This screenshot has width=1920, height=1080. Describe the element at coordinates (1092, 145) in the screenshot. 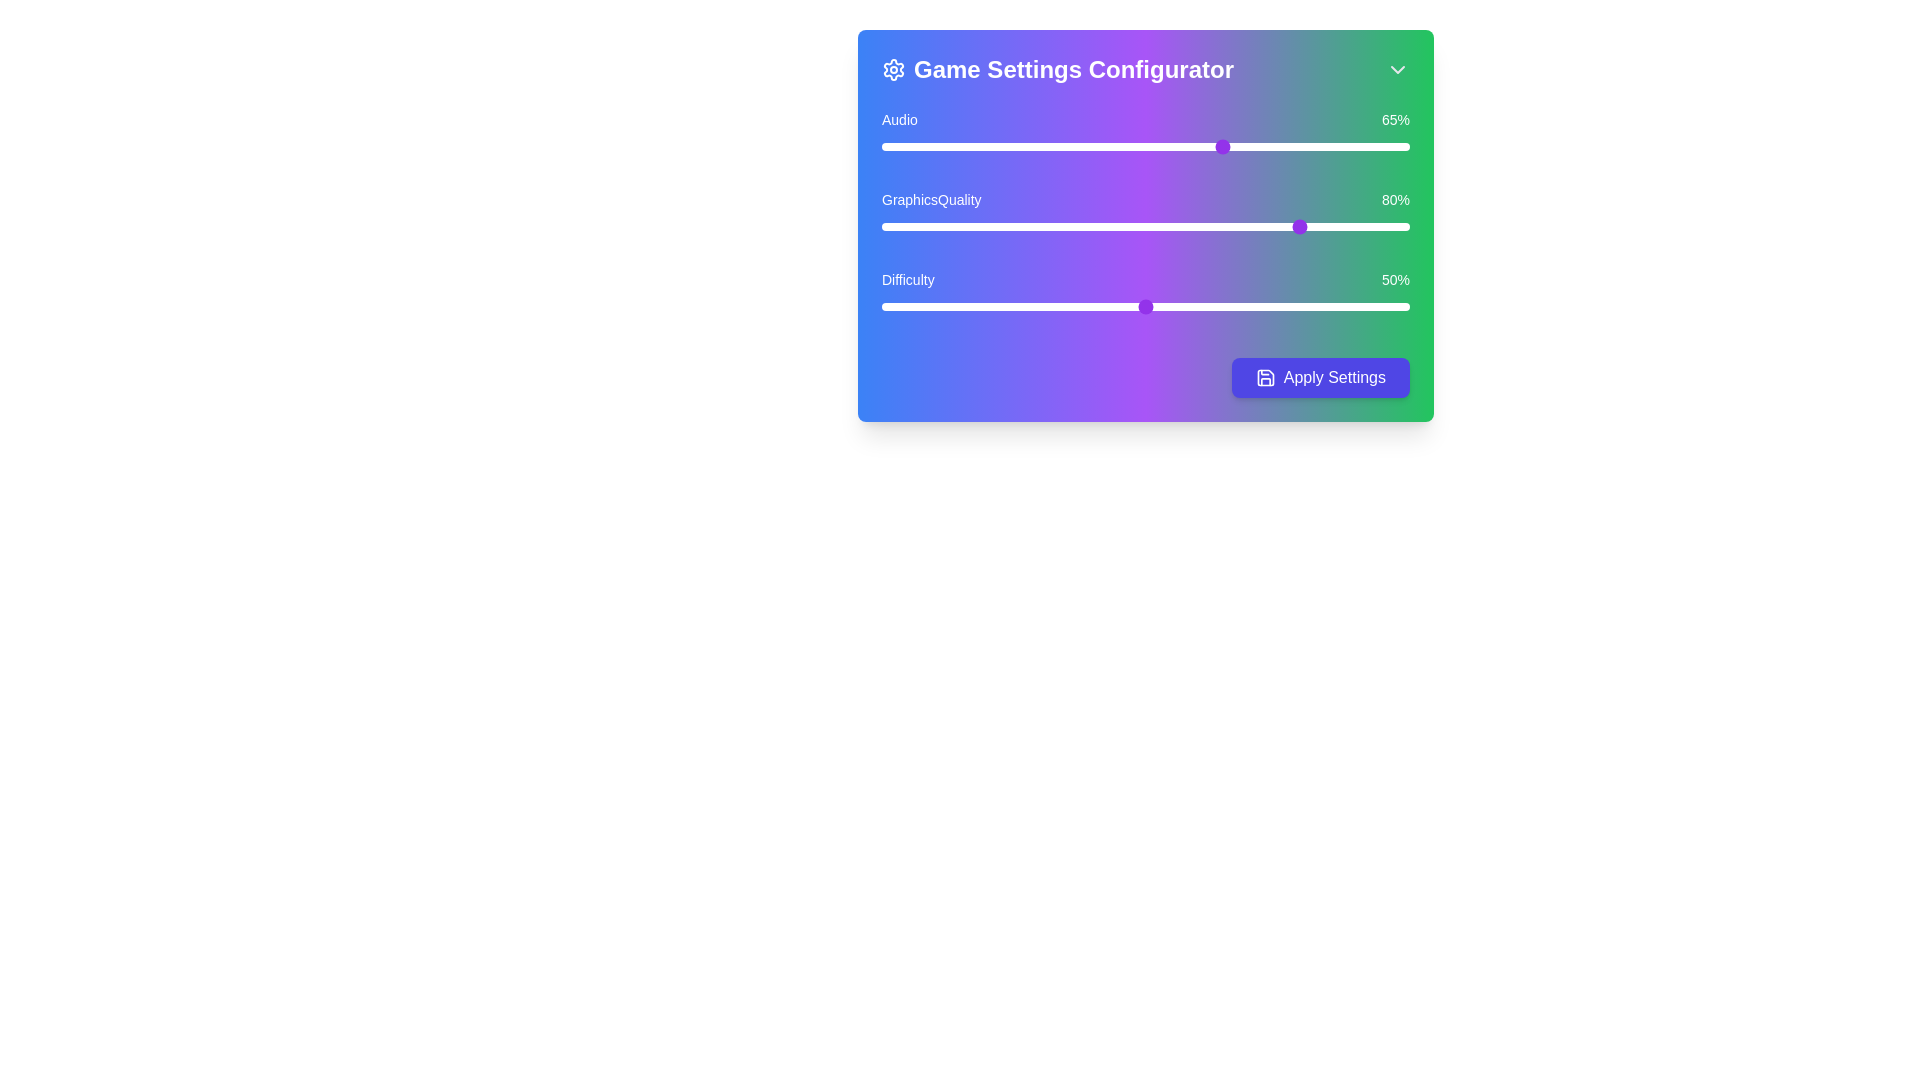

I see `the audio volume` at that location.